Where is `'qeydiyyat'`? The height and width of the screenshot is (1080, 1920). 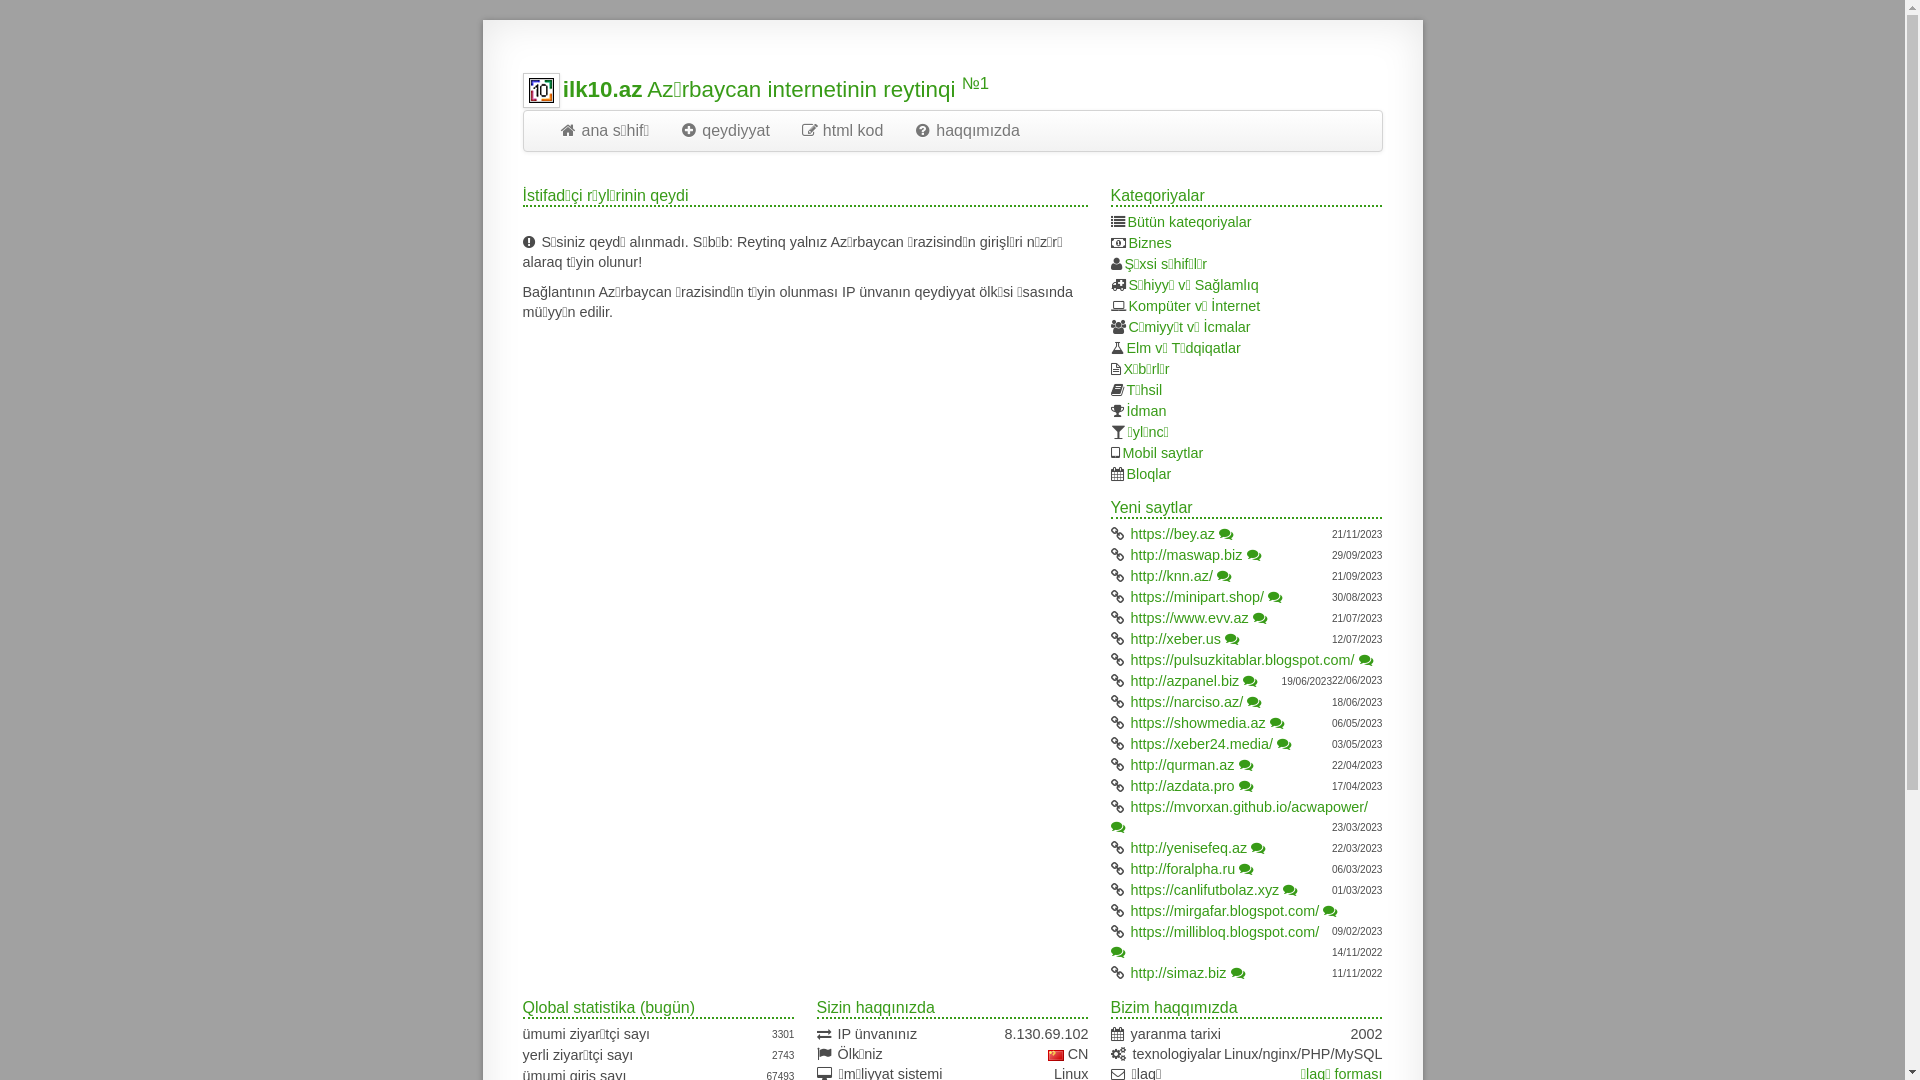
'qeydiyyat' is located at coordinates (723, 131).